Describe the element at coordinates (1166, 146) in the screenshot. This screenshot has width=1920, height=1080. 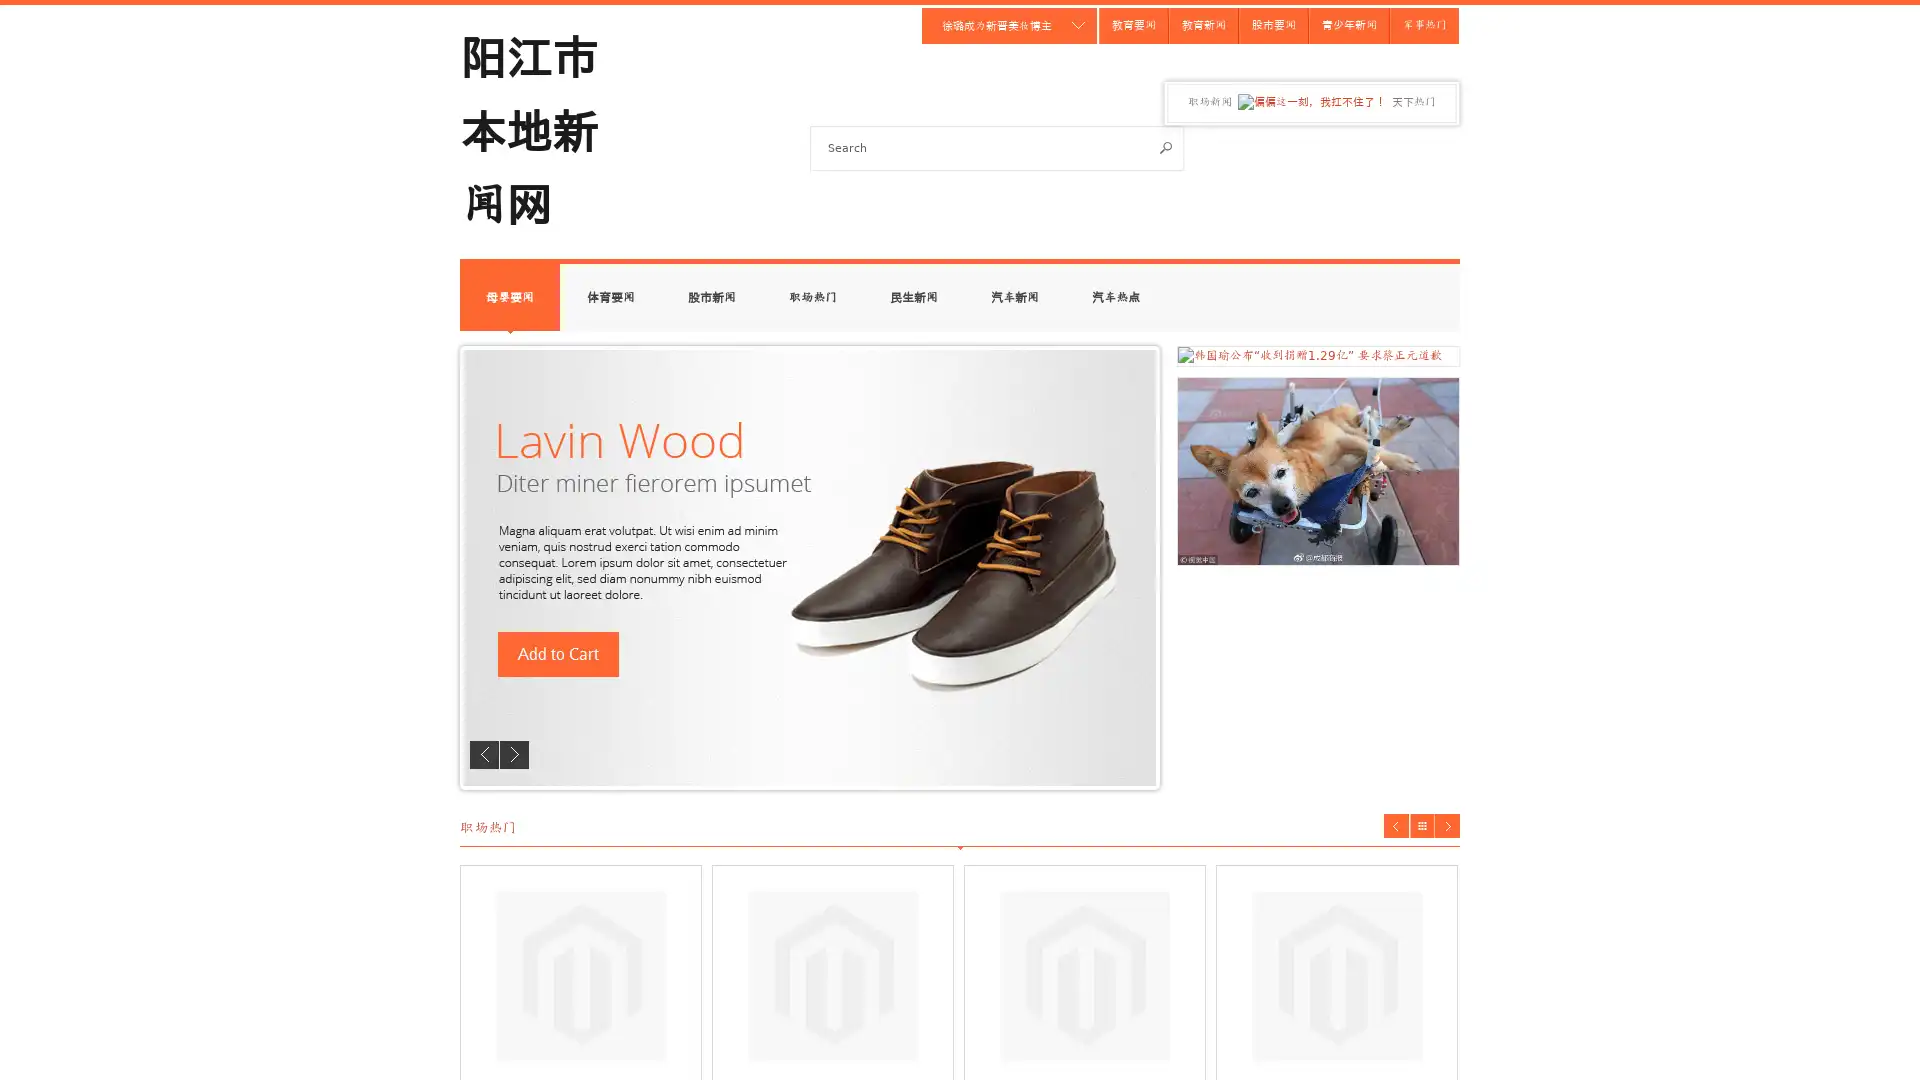
I see `Search` at that location.